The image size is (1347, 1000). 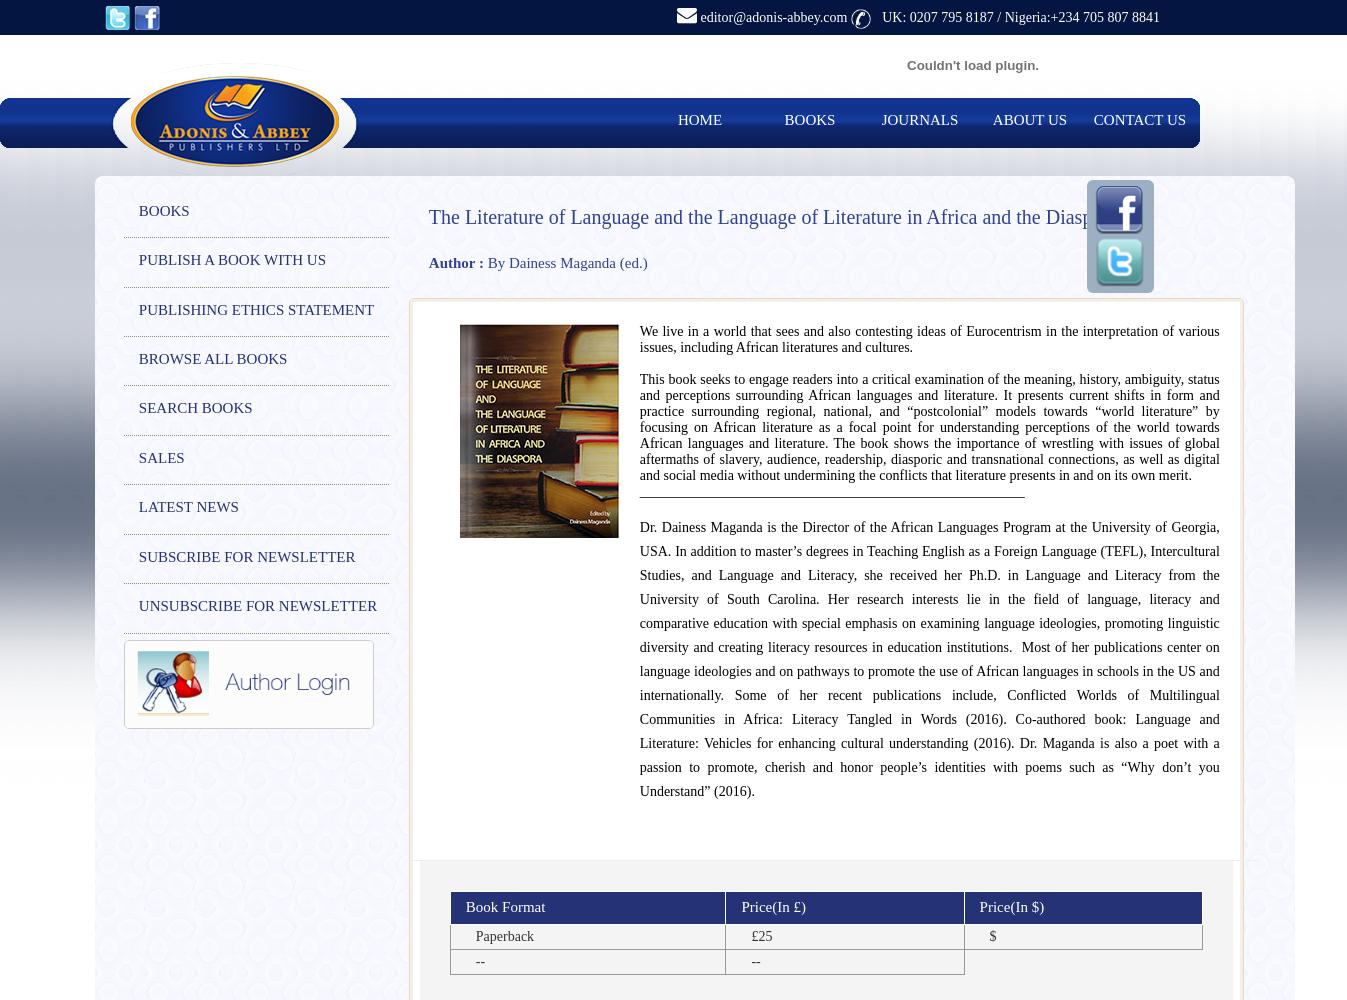 I want to click on 'BROWSE ALL BOOKS', so click(x=211, y=358).